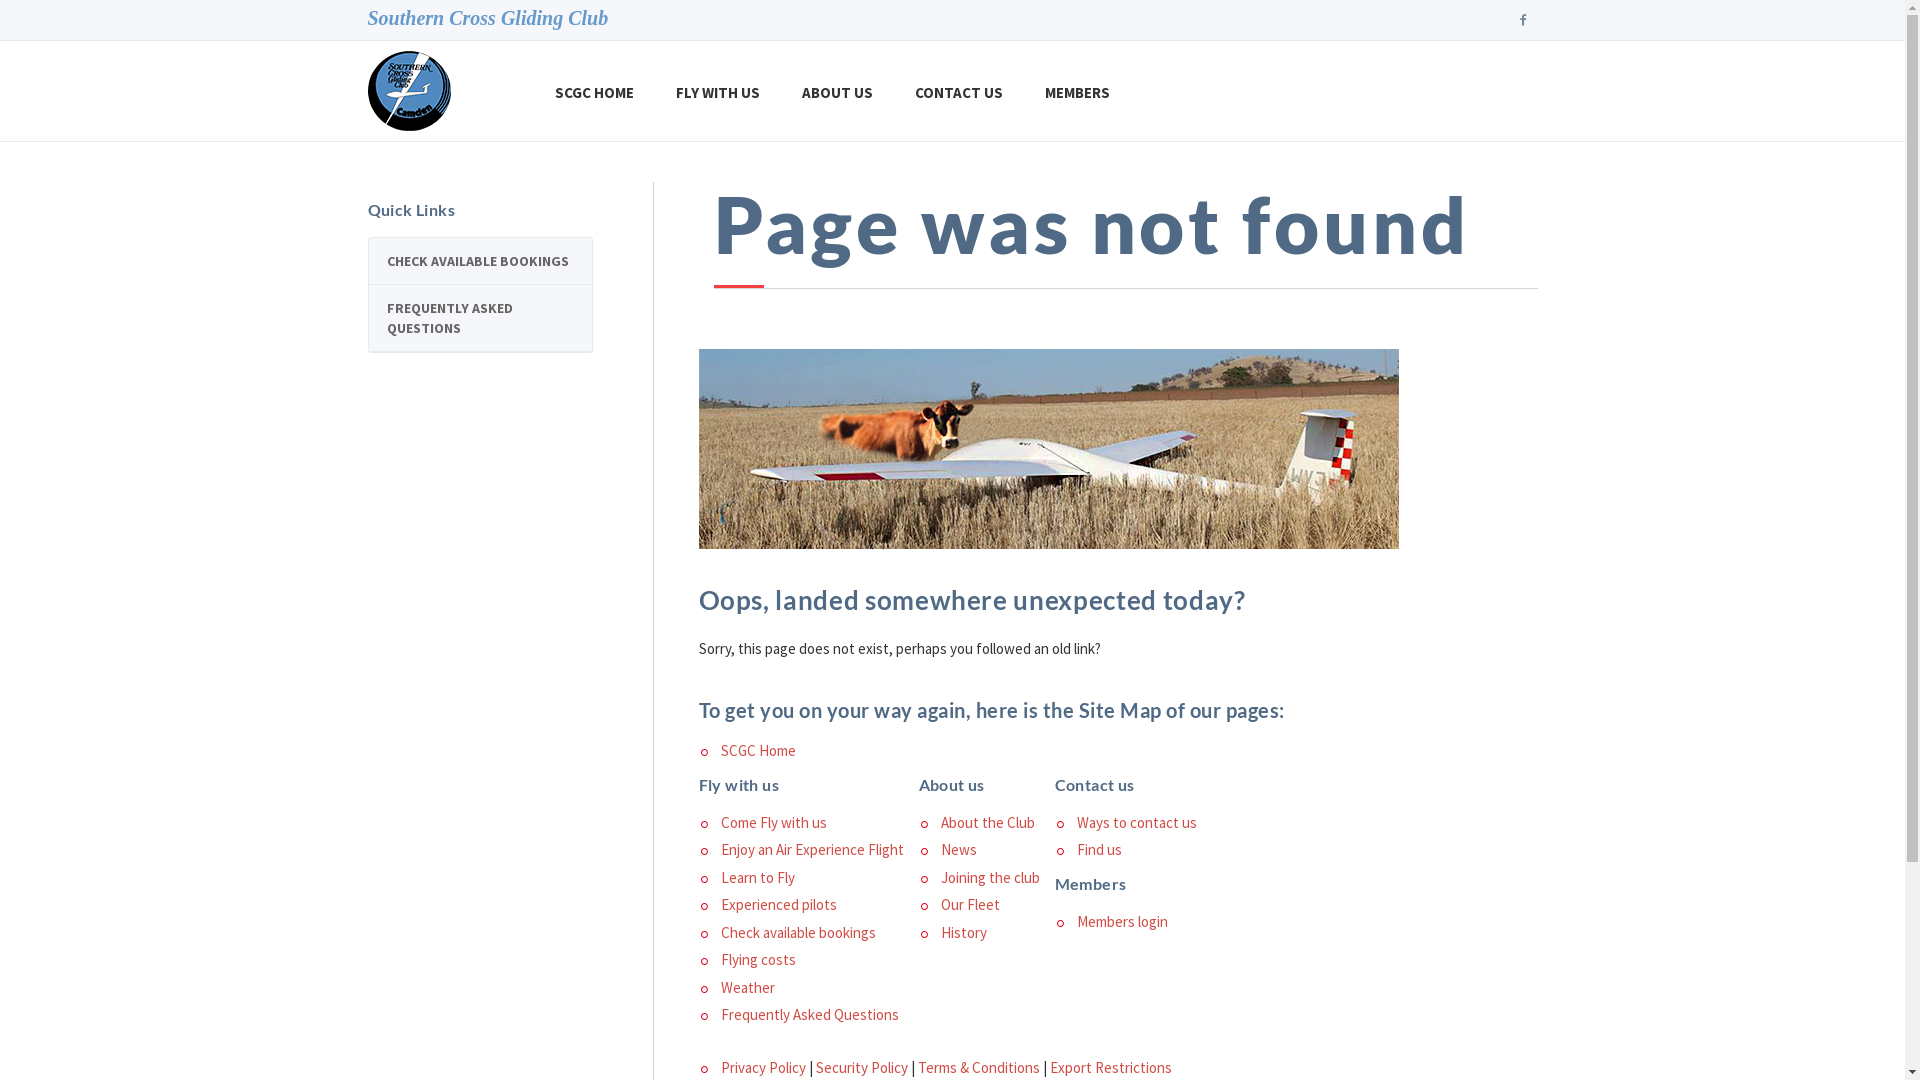 The height and width of the screenshot is (1080, 1920). What do you see at coordinates (718, 91) in the screenshot?
I see `'FLY WITH US'` at bounding box center [718, 91].